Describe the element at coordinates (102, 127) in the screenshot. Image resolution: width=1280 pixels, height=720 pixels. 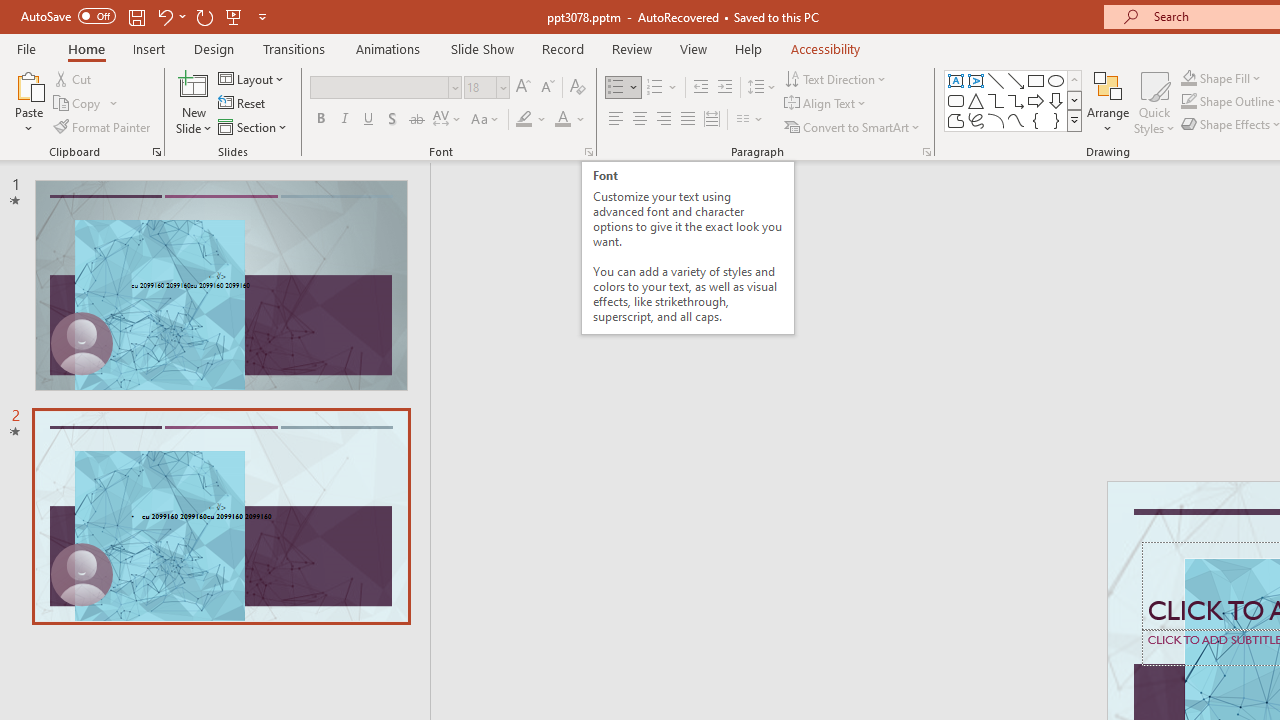
I see `'Format Painter'` at that location.